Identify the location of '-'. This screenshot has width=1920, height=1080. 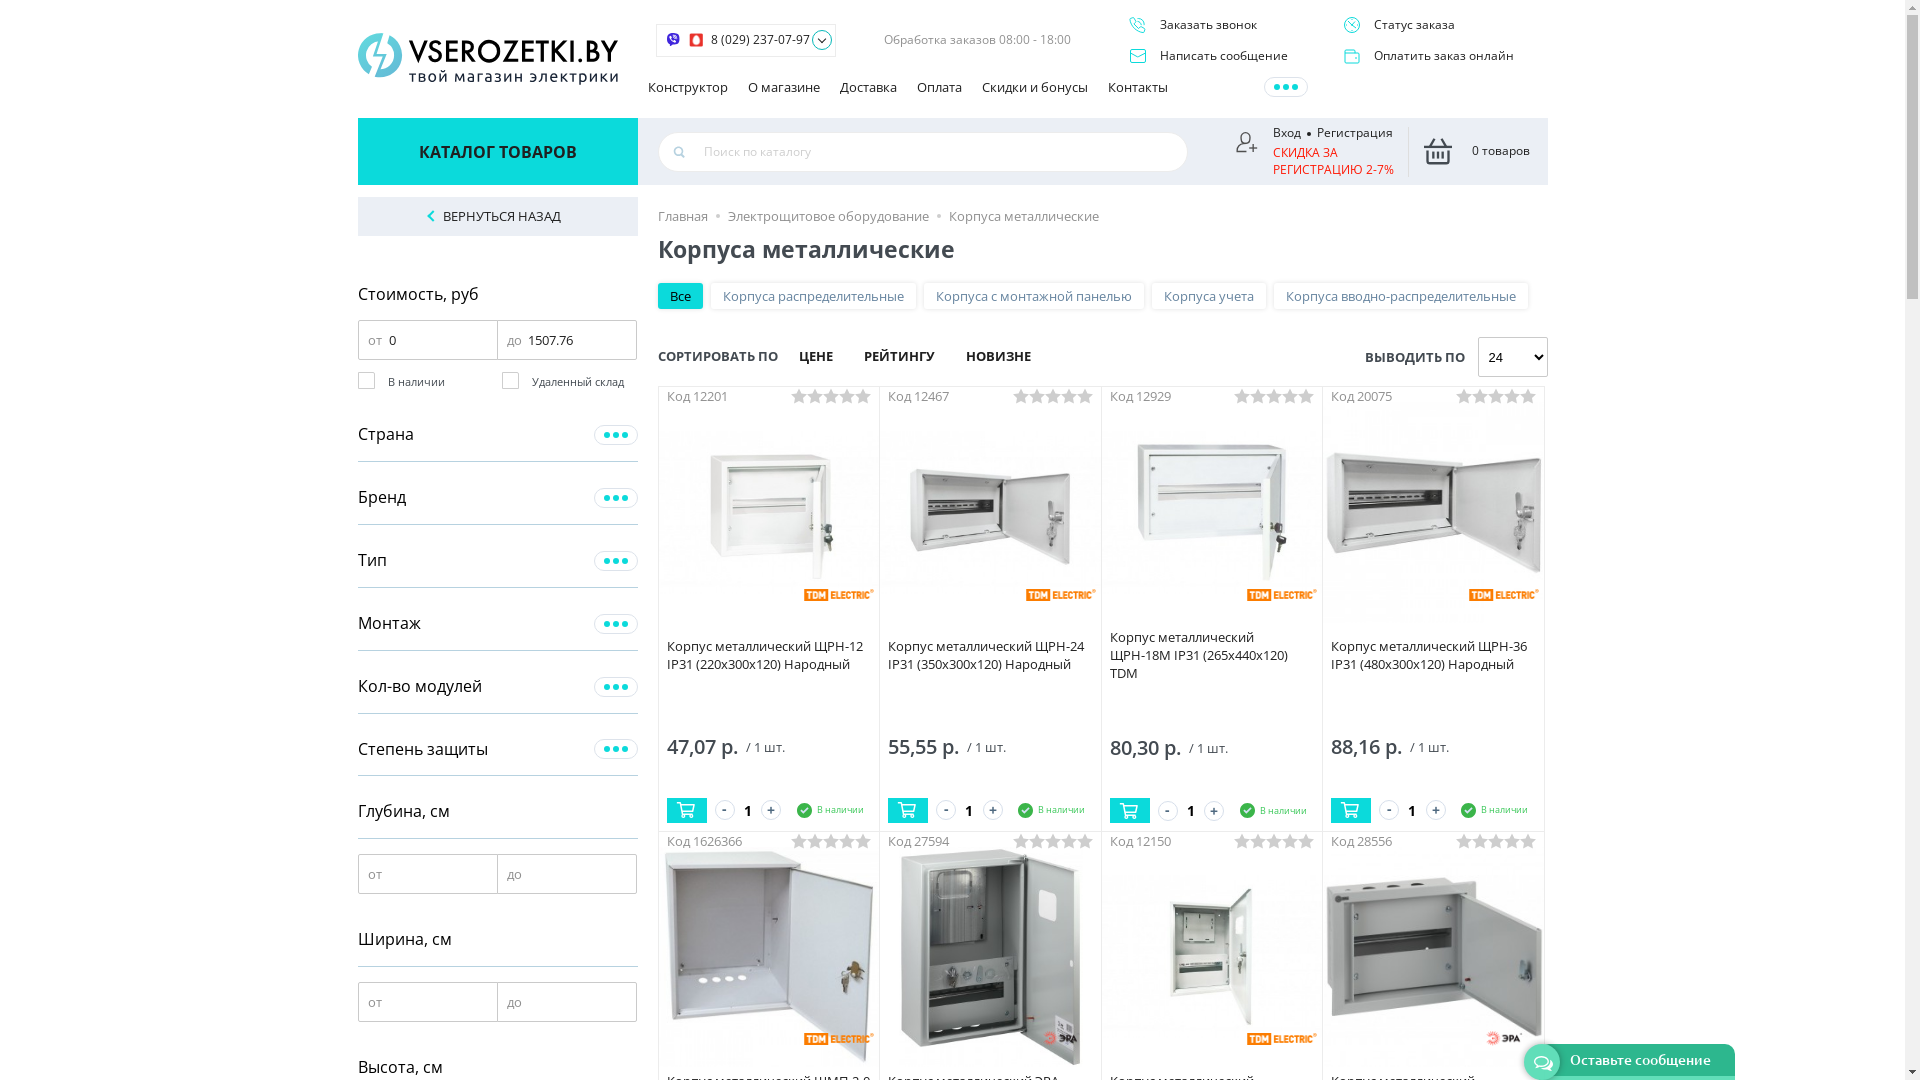
(935, 810).